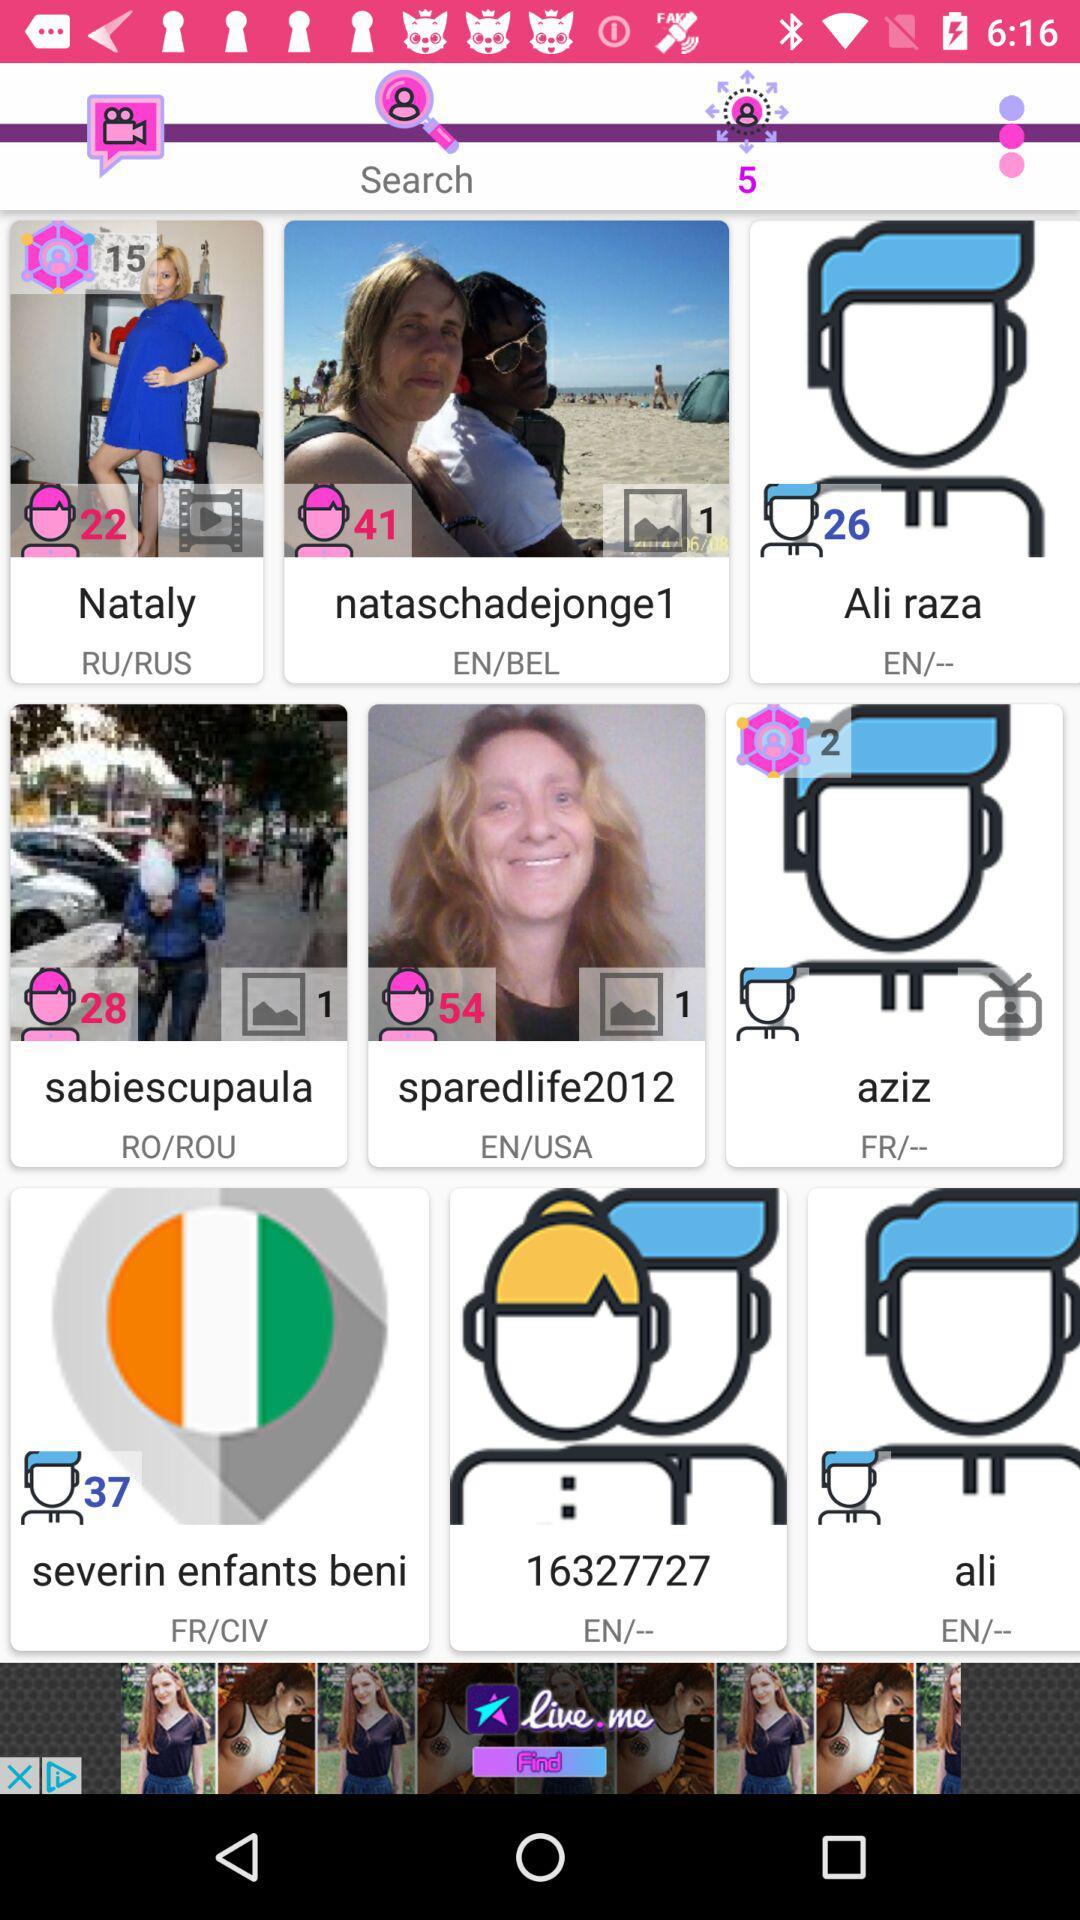 This screenshot has width=1080, height=1920. I want to click on advertisement, so click(177, 872).